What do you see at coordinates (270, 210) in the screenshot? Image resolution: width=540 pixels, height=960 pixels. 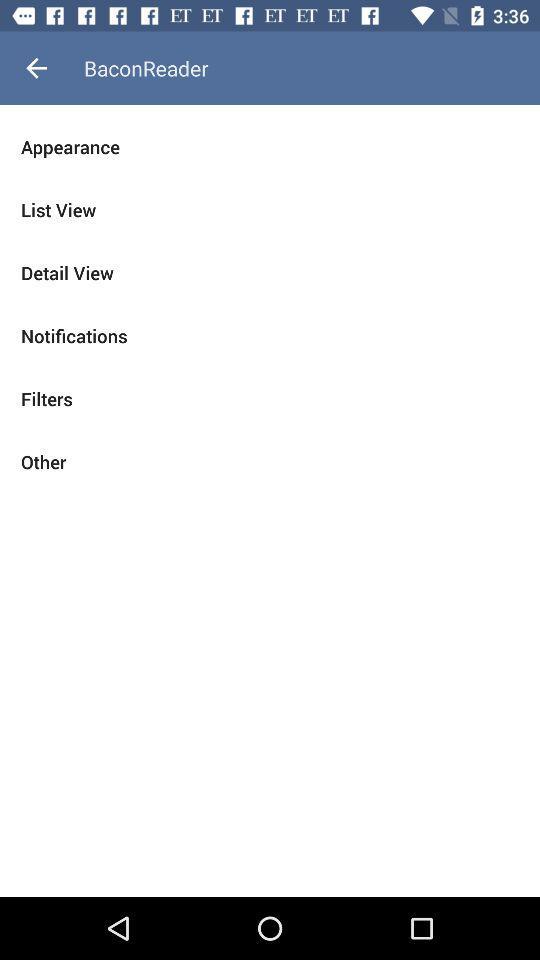 I see `list view icon` at bounding box center [270, 210].